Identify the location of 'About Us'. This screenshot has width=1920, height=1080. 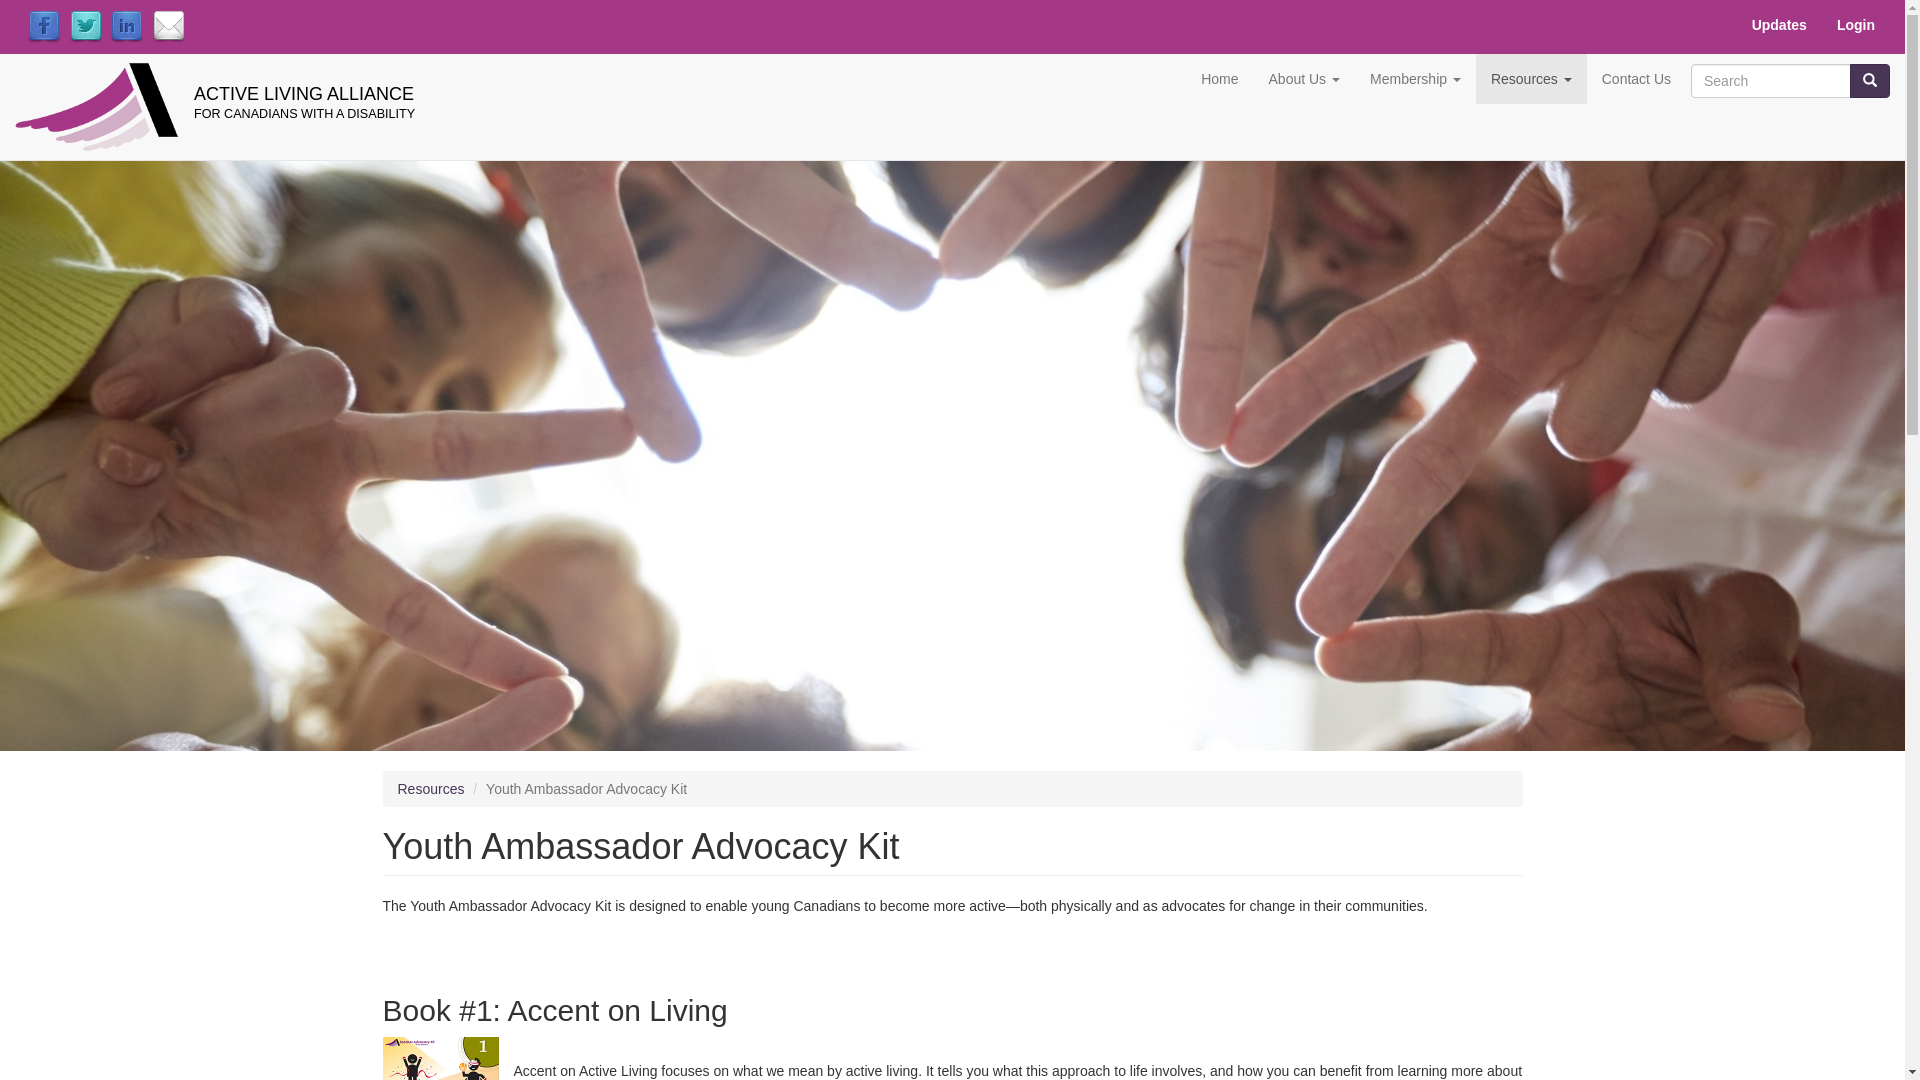
(1304, 77).